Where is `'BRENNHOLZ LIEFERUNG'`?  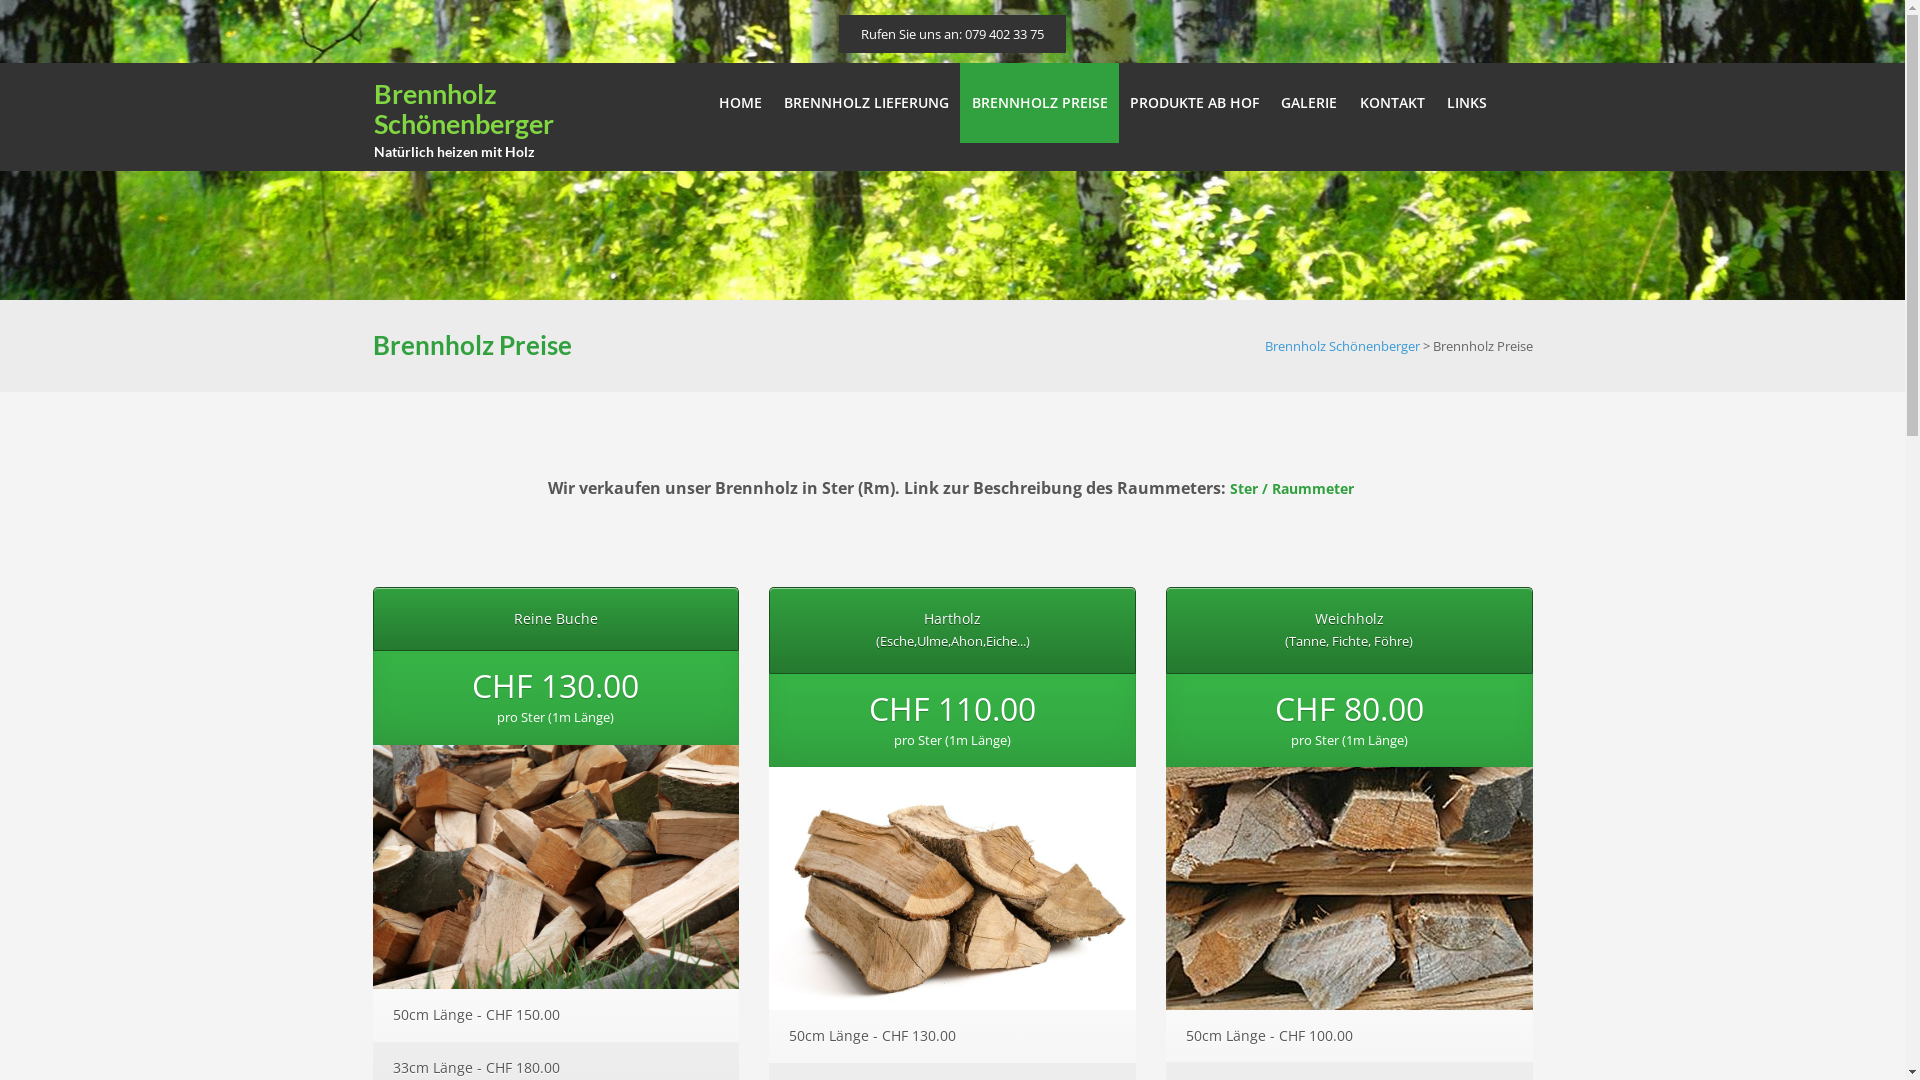
'BRENNHOLZ LIEFERUNG' is located at coordinates (866, 103).